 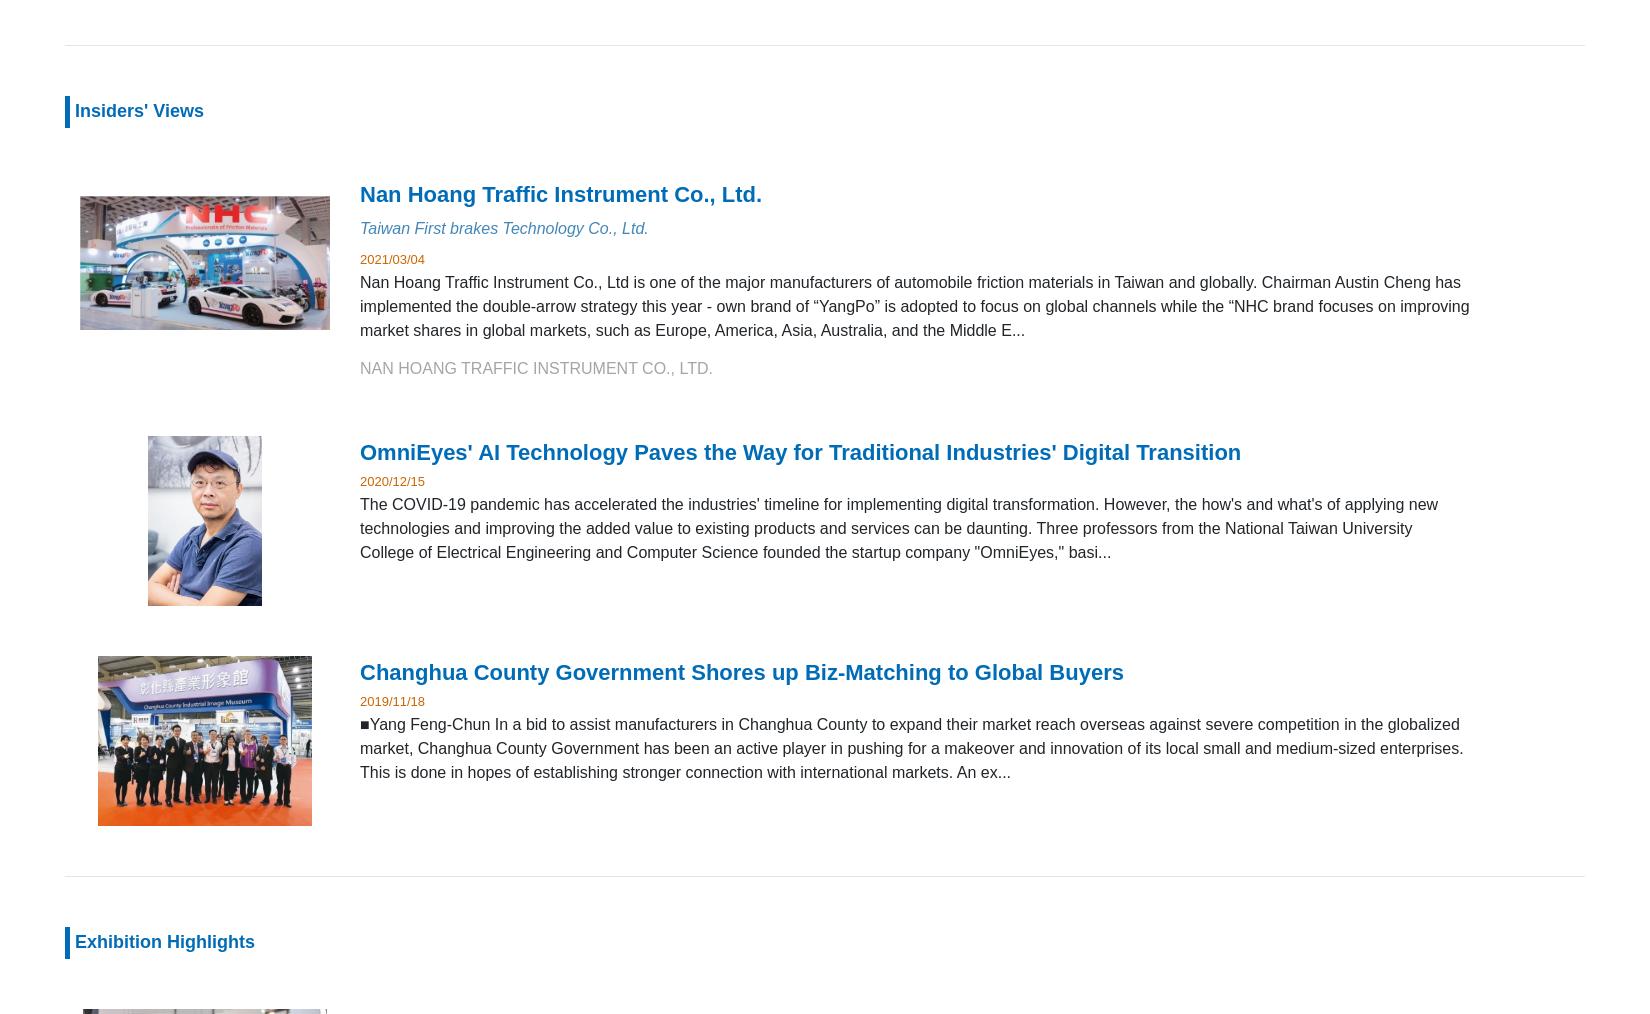 I want to click on '2019/11/18', so click(x=392, y=699).